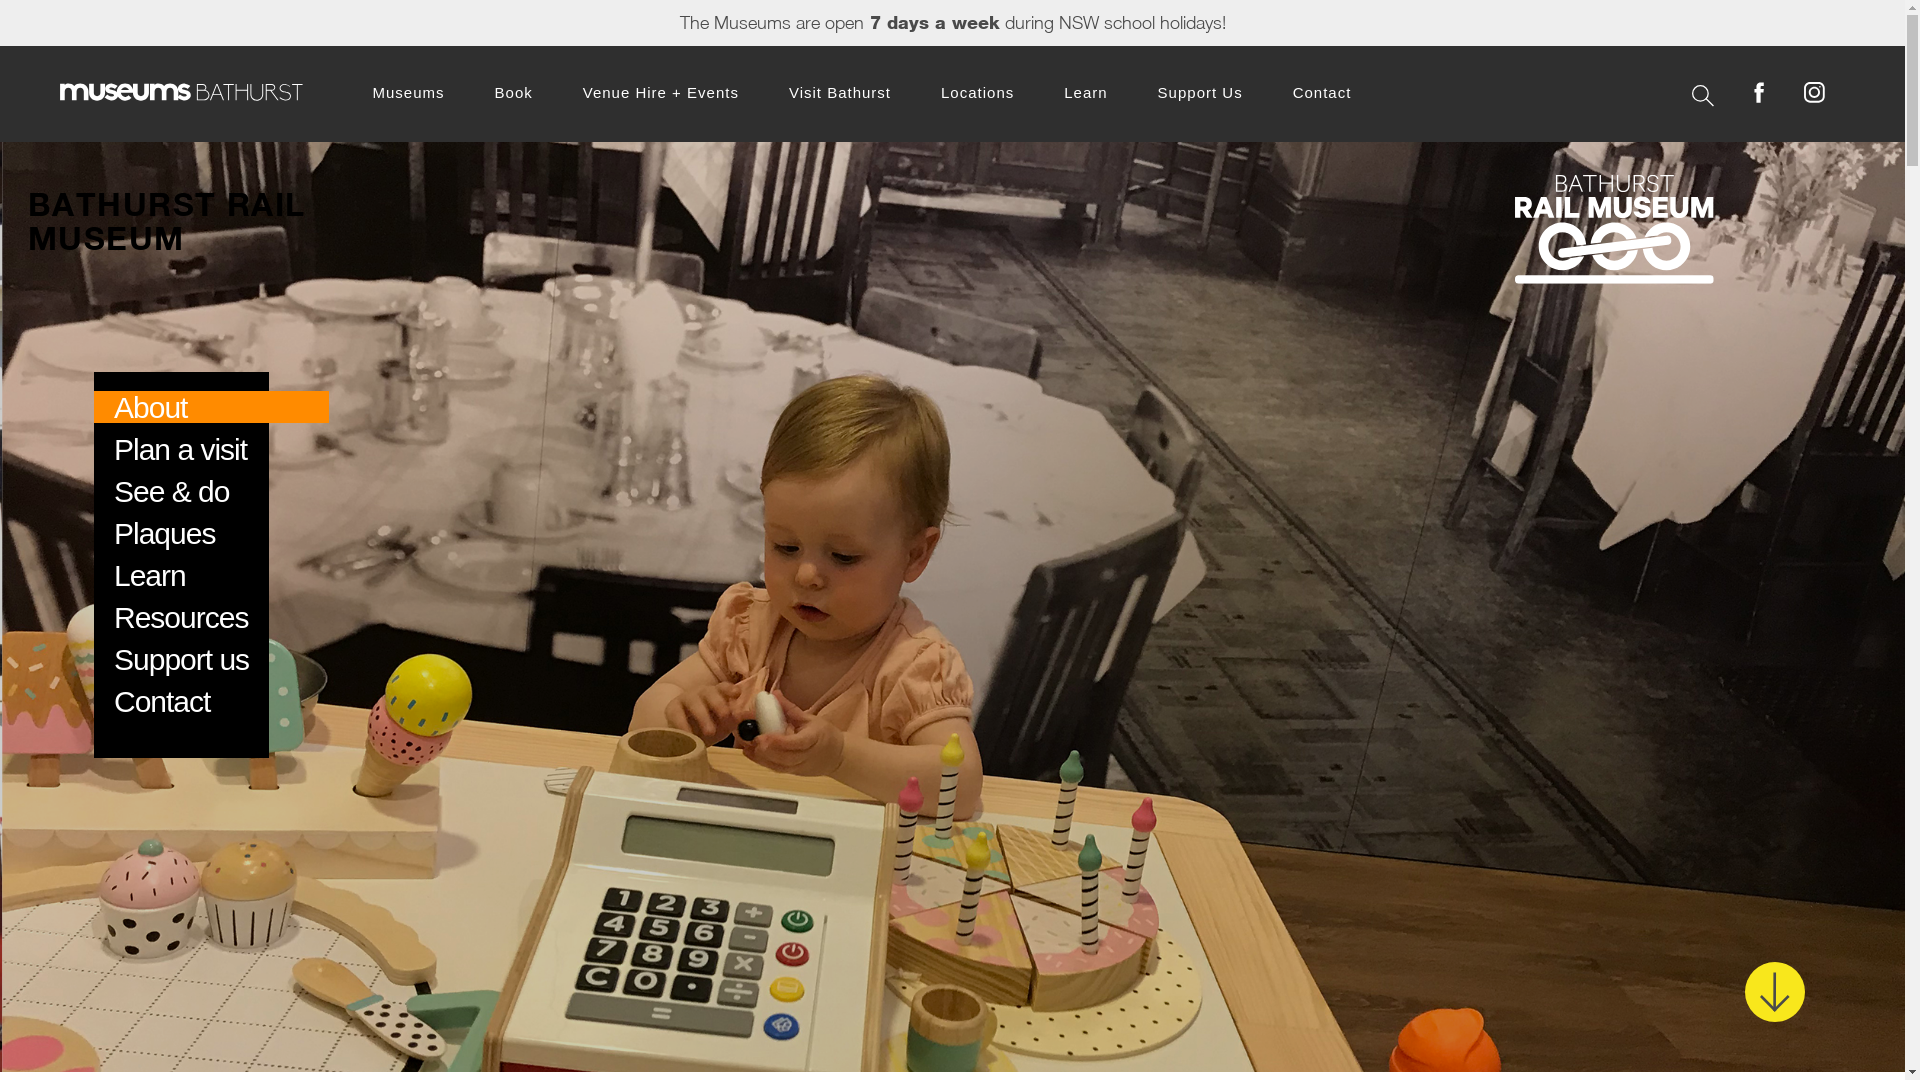  I want to click on 'Museums', so click(407, 92).